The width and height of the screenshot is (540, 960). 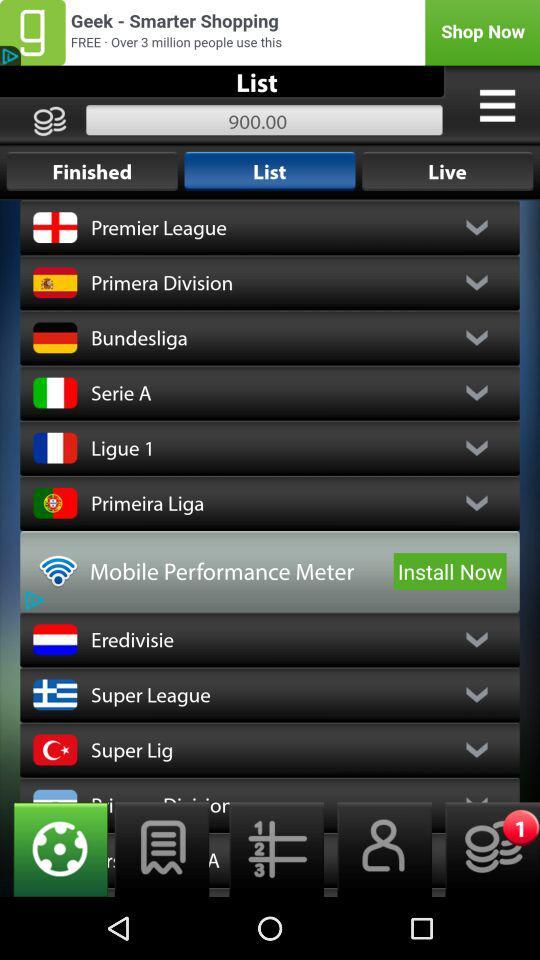 What do you see at coordinates (450, 571) in the screenshot?
I see `the item to the right of the mobile performance meter` at bounding box center [450, 571].